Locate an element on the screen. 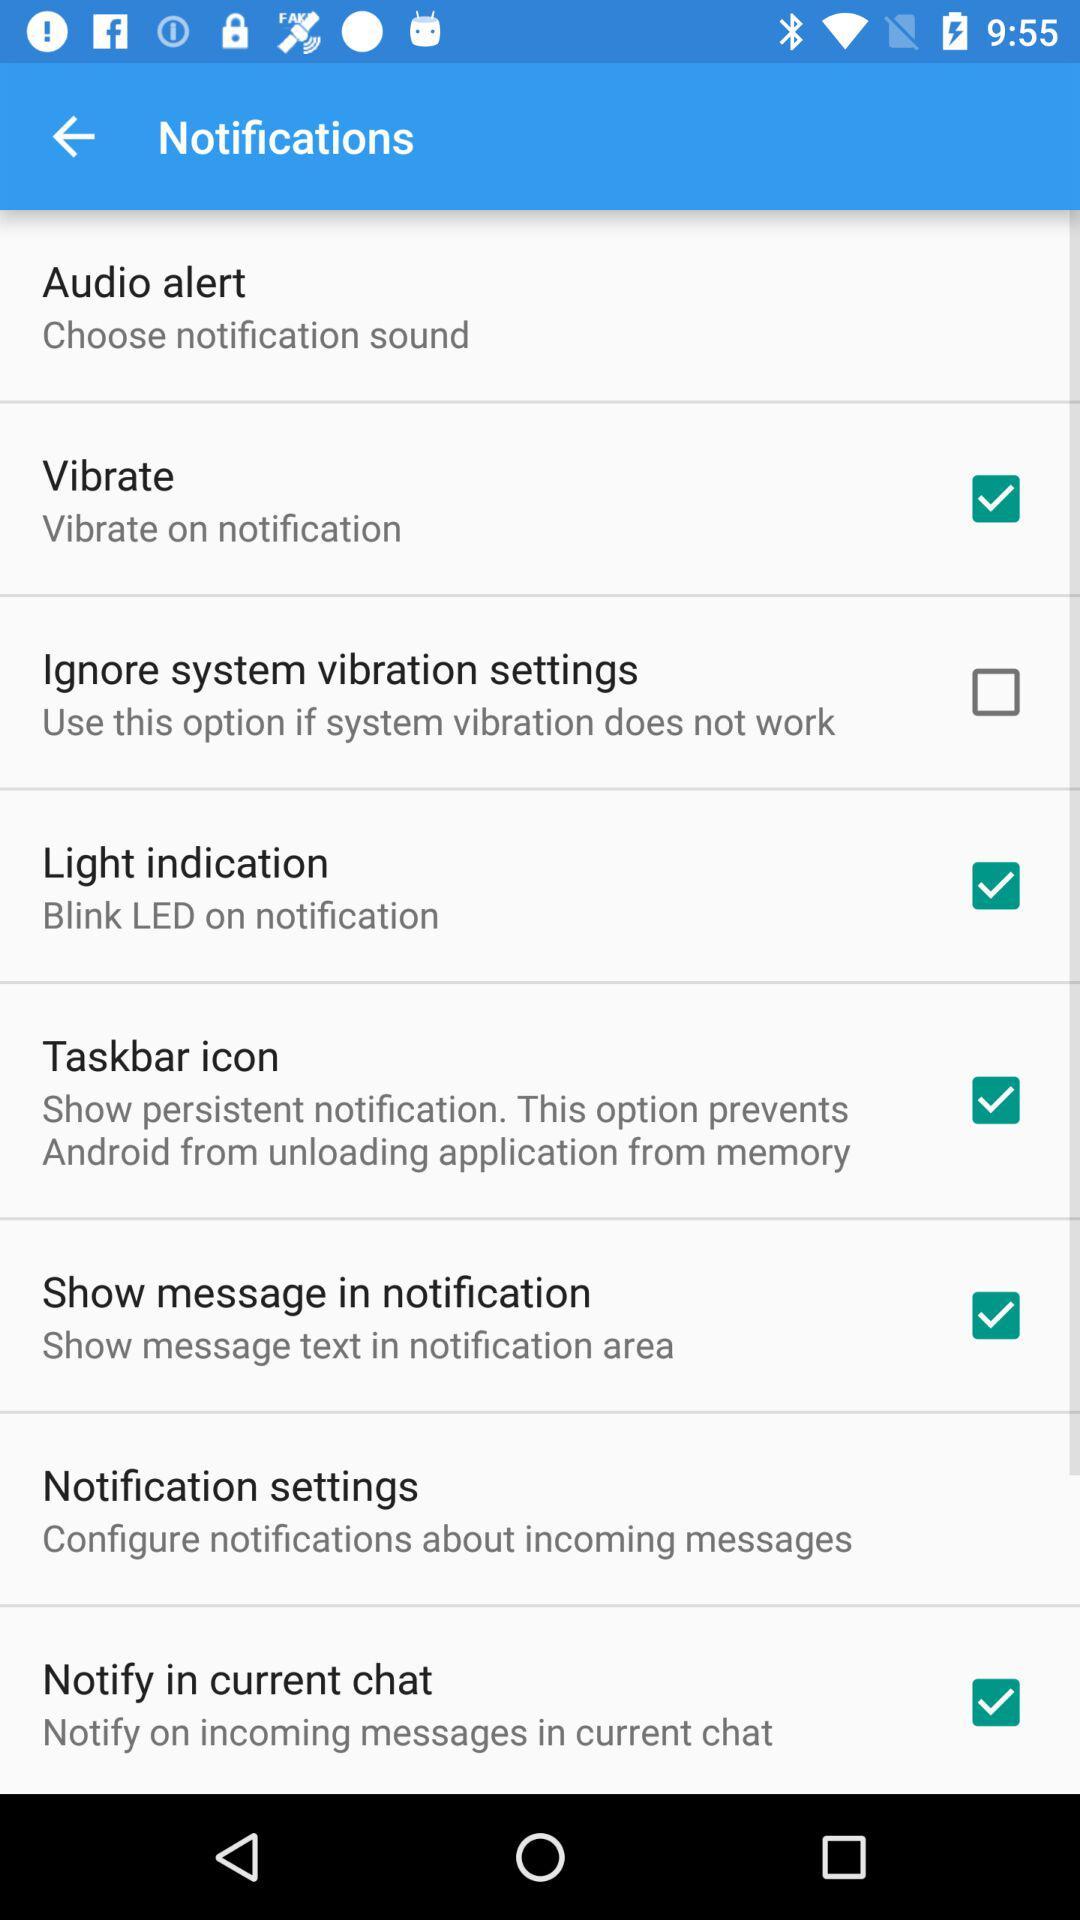 The width and height of the screenshot is (1080, 1920). notification settings icon is located at coordinates (229, 1484).